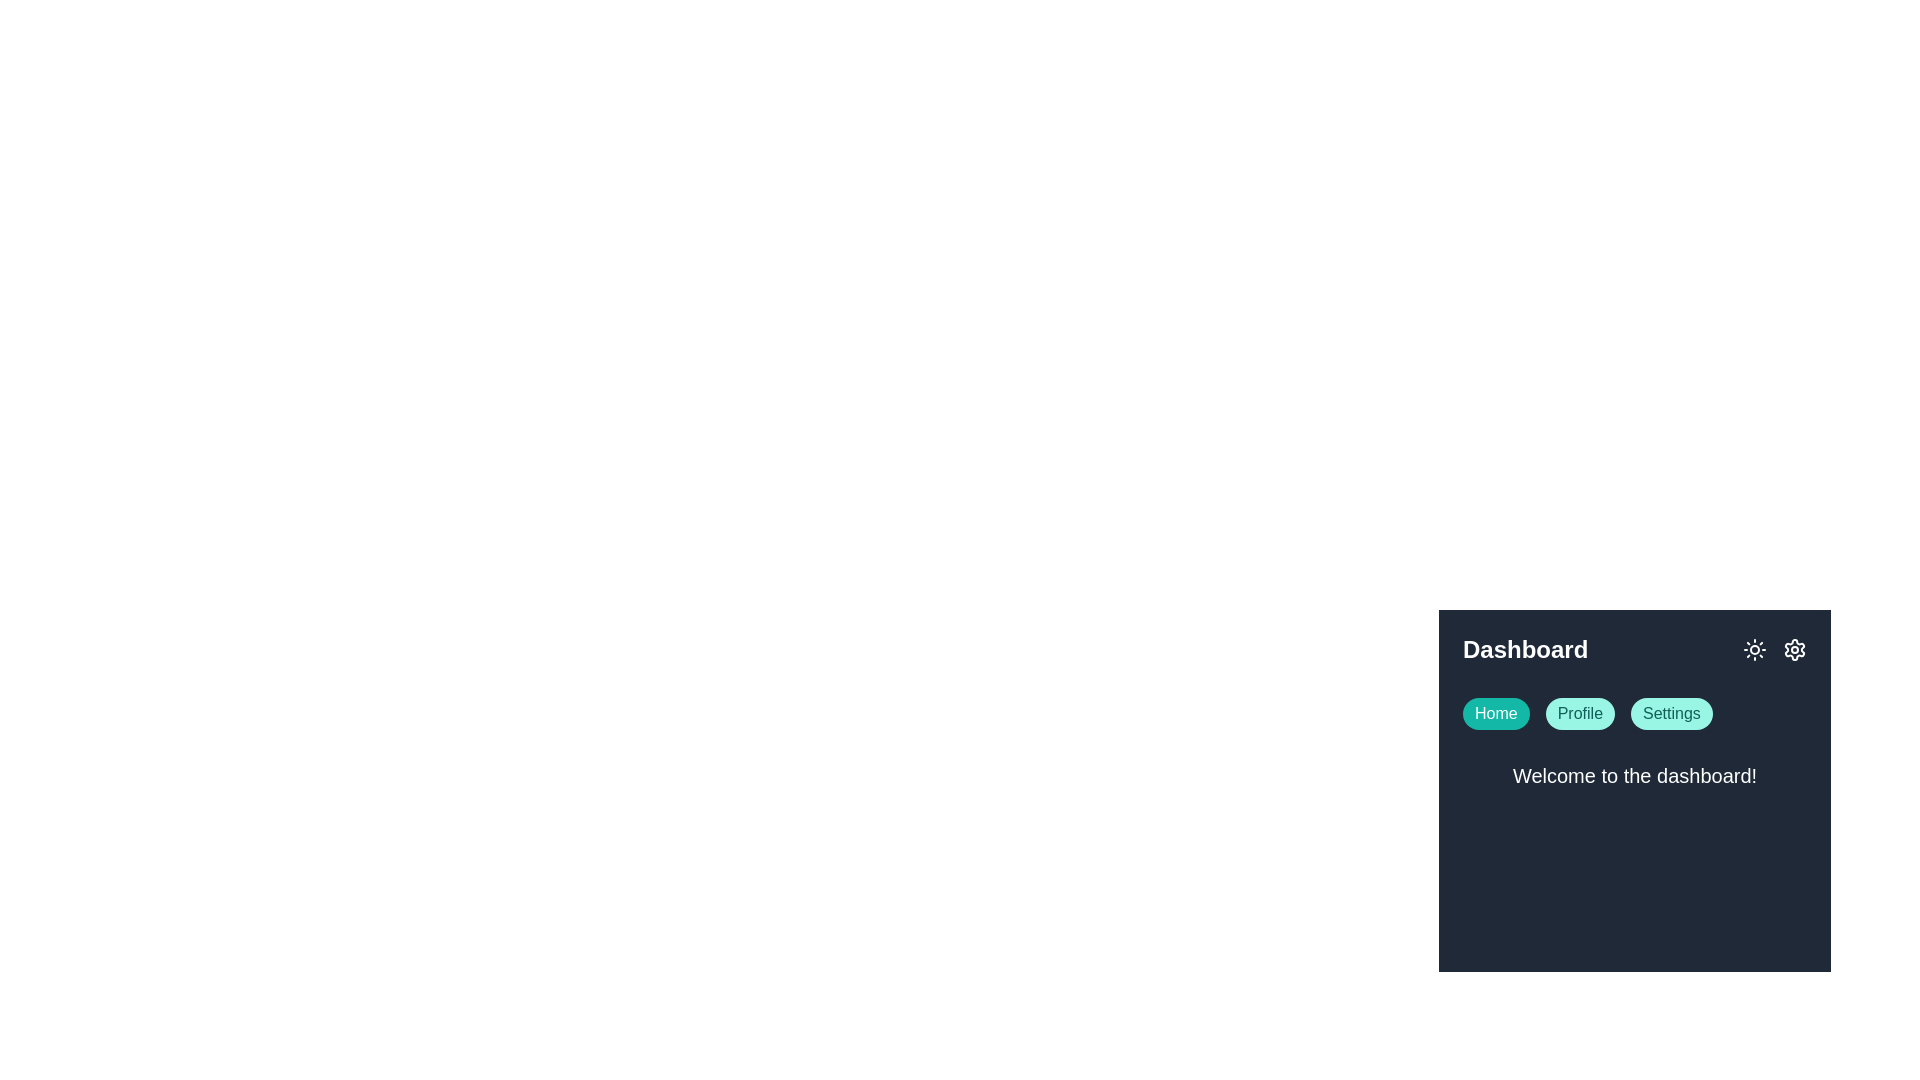 The height and width of the screenshot is (1080, 1920). I want to click on the welcoming message static text located below the buttons labeled 'Home,' 'Profile,' and 'Settings' in the dashboard layout, so click(1635, 774).